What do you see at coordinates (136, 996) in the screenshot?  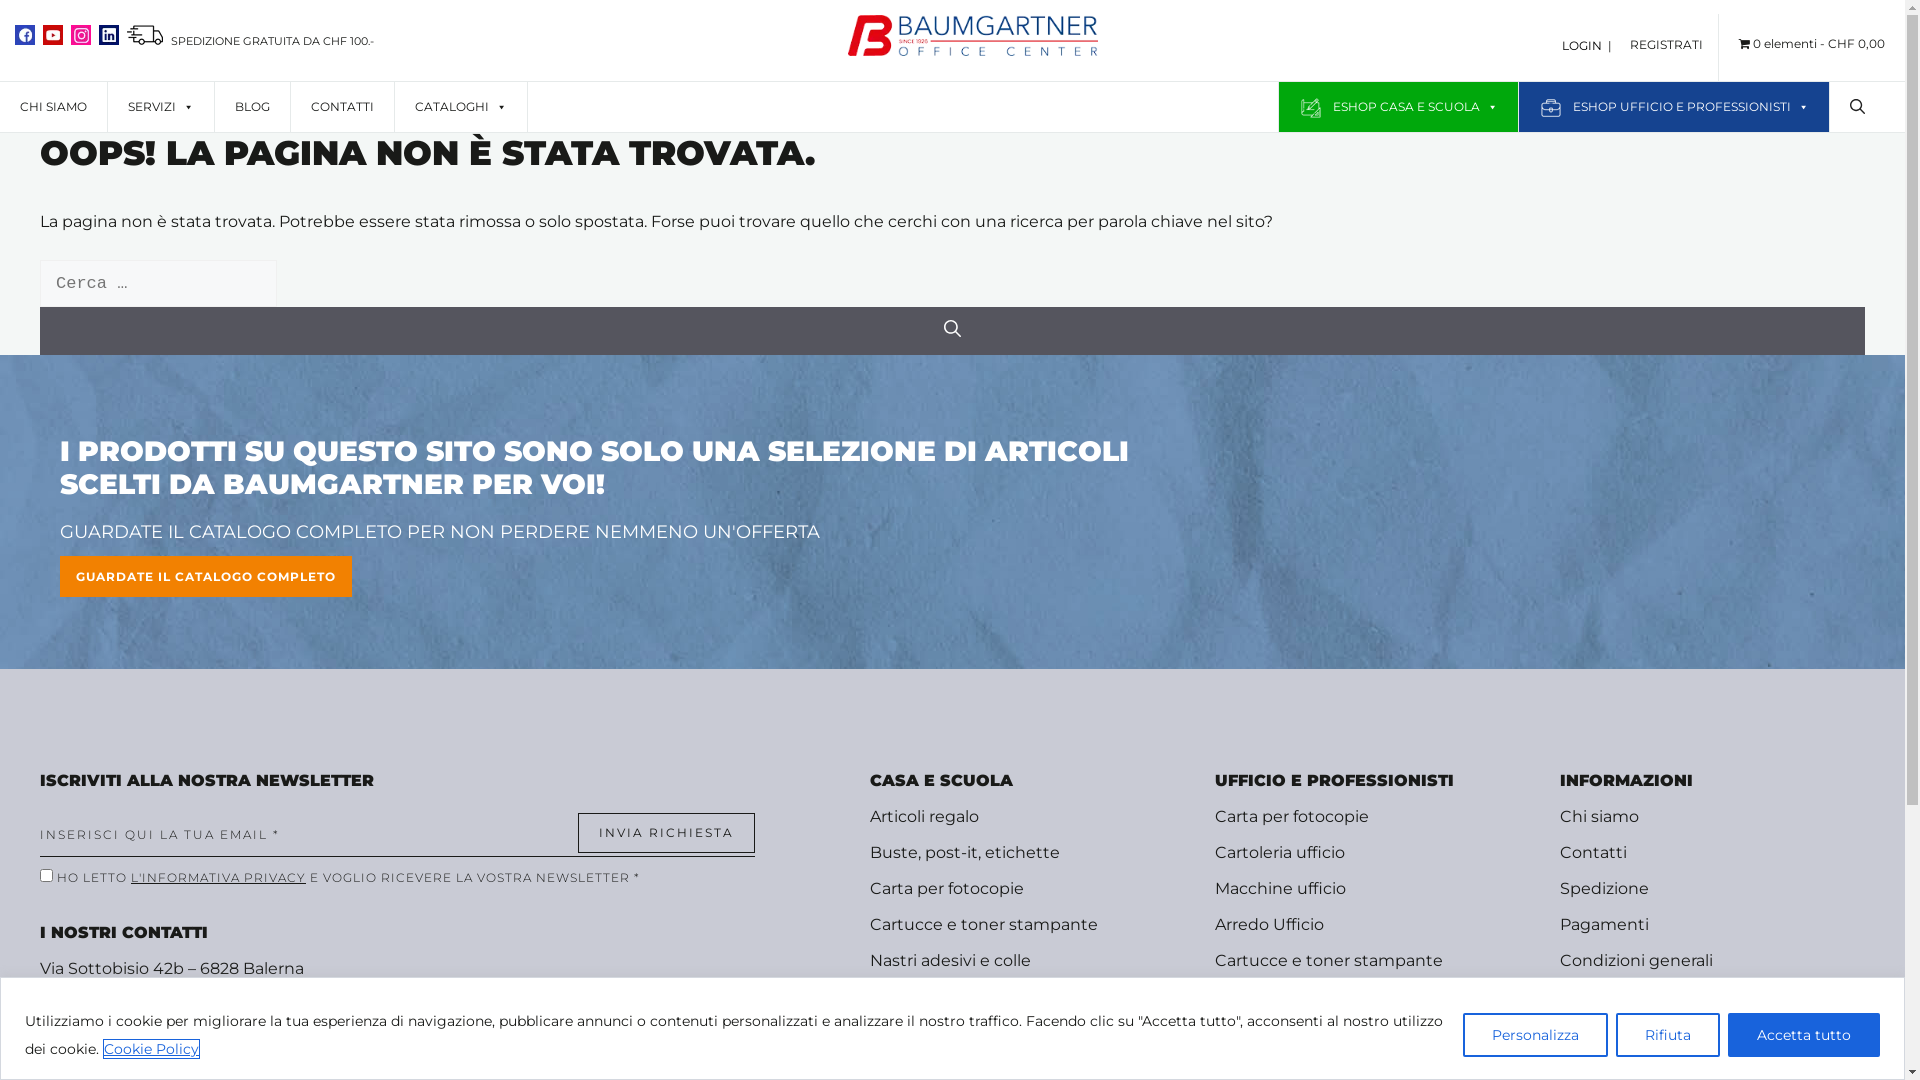 I see `'+41 091 682 65 36'` at bounding box center [136, 996].